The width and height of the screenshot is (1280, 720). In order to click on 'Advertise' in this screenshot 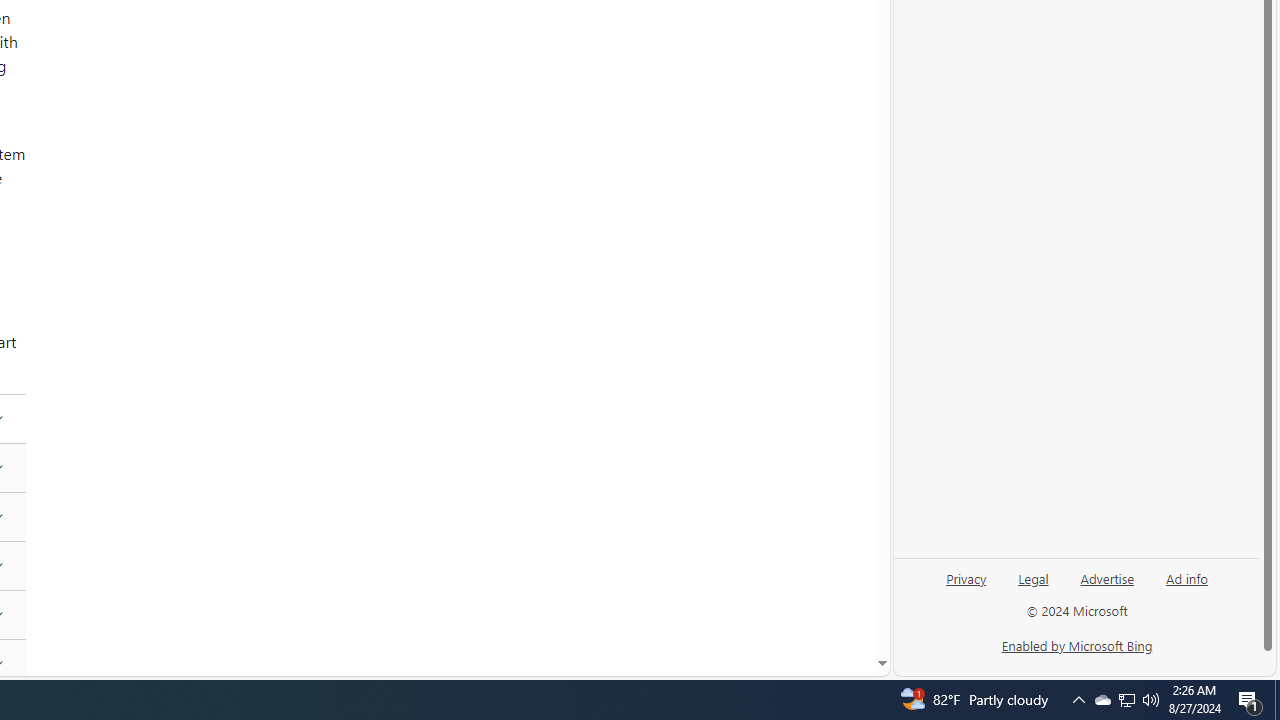, I will do `click(1106, 577)`.